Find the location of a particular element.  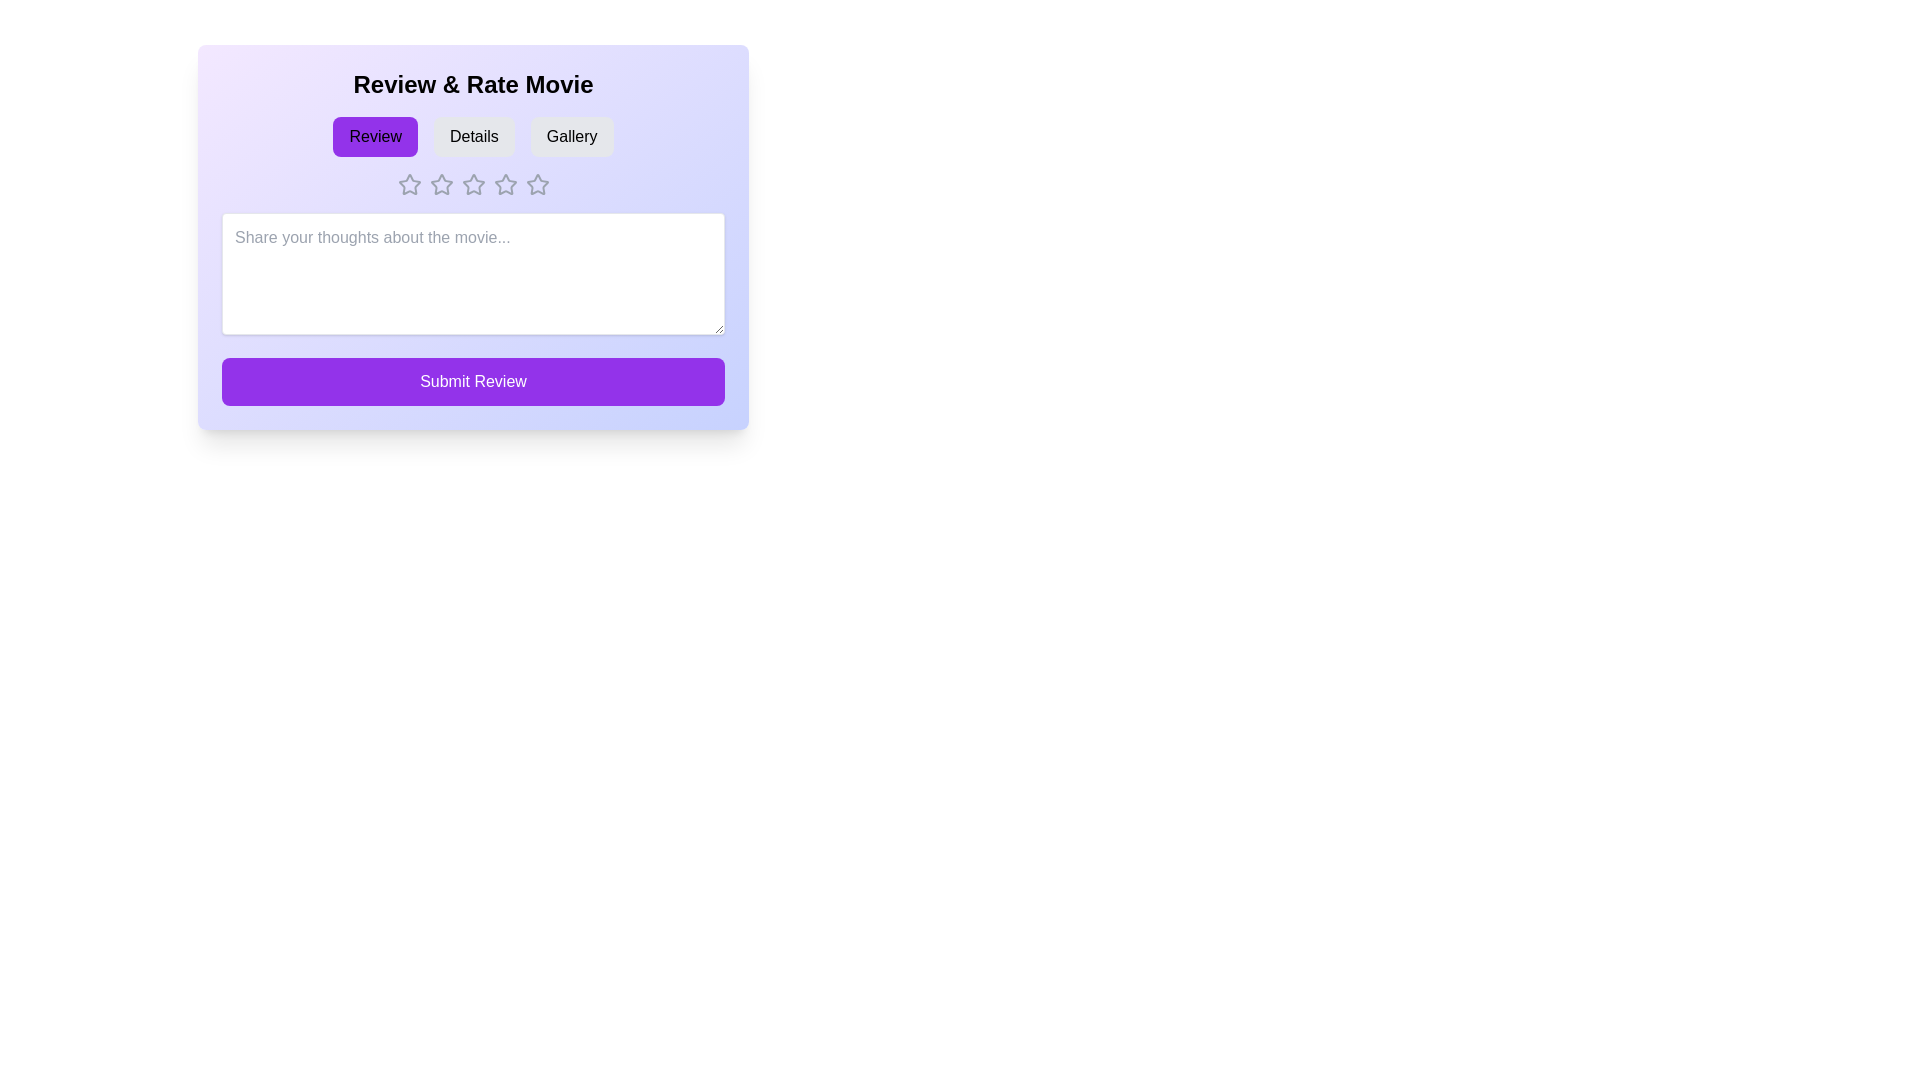

the Review tab is located at coordinates (375, 136).